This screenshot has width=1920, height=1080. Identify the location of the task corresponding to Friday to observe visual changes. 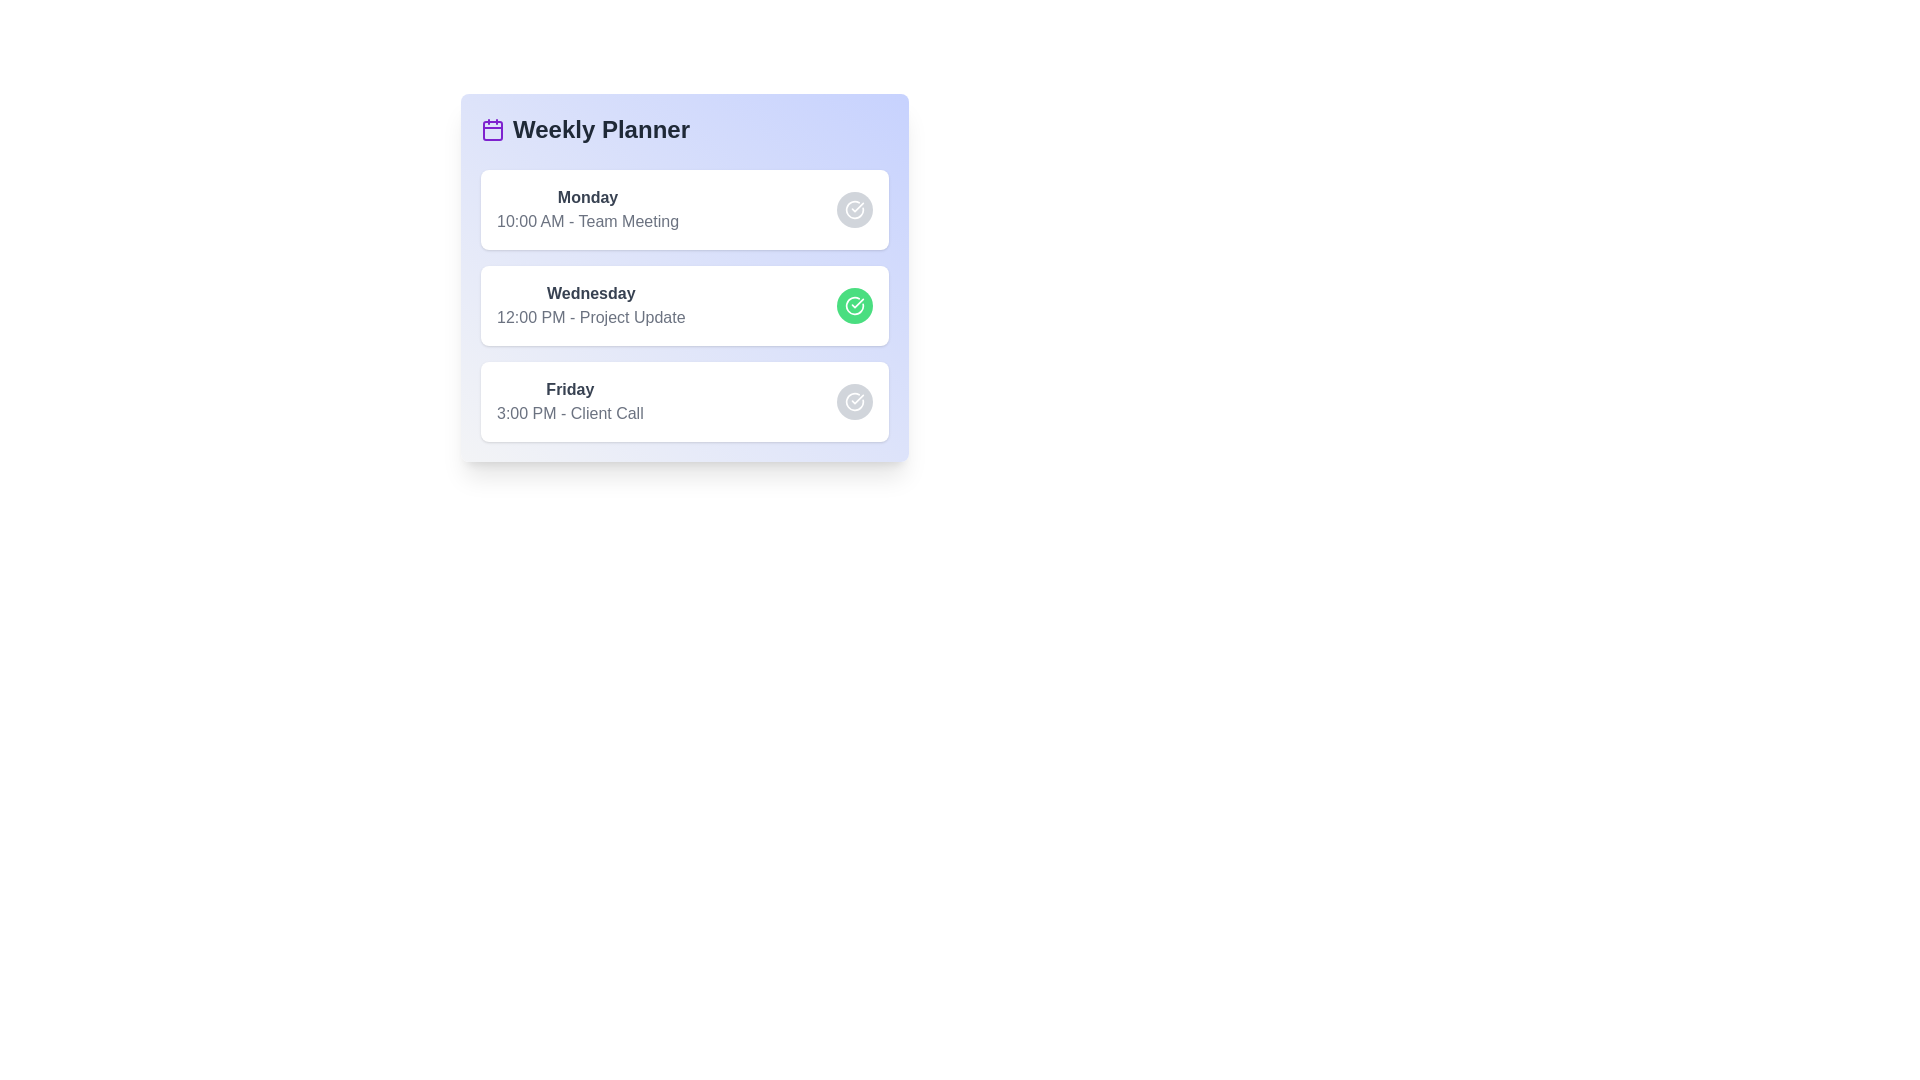
(685, 401).